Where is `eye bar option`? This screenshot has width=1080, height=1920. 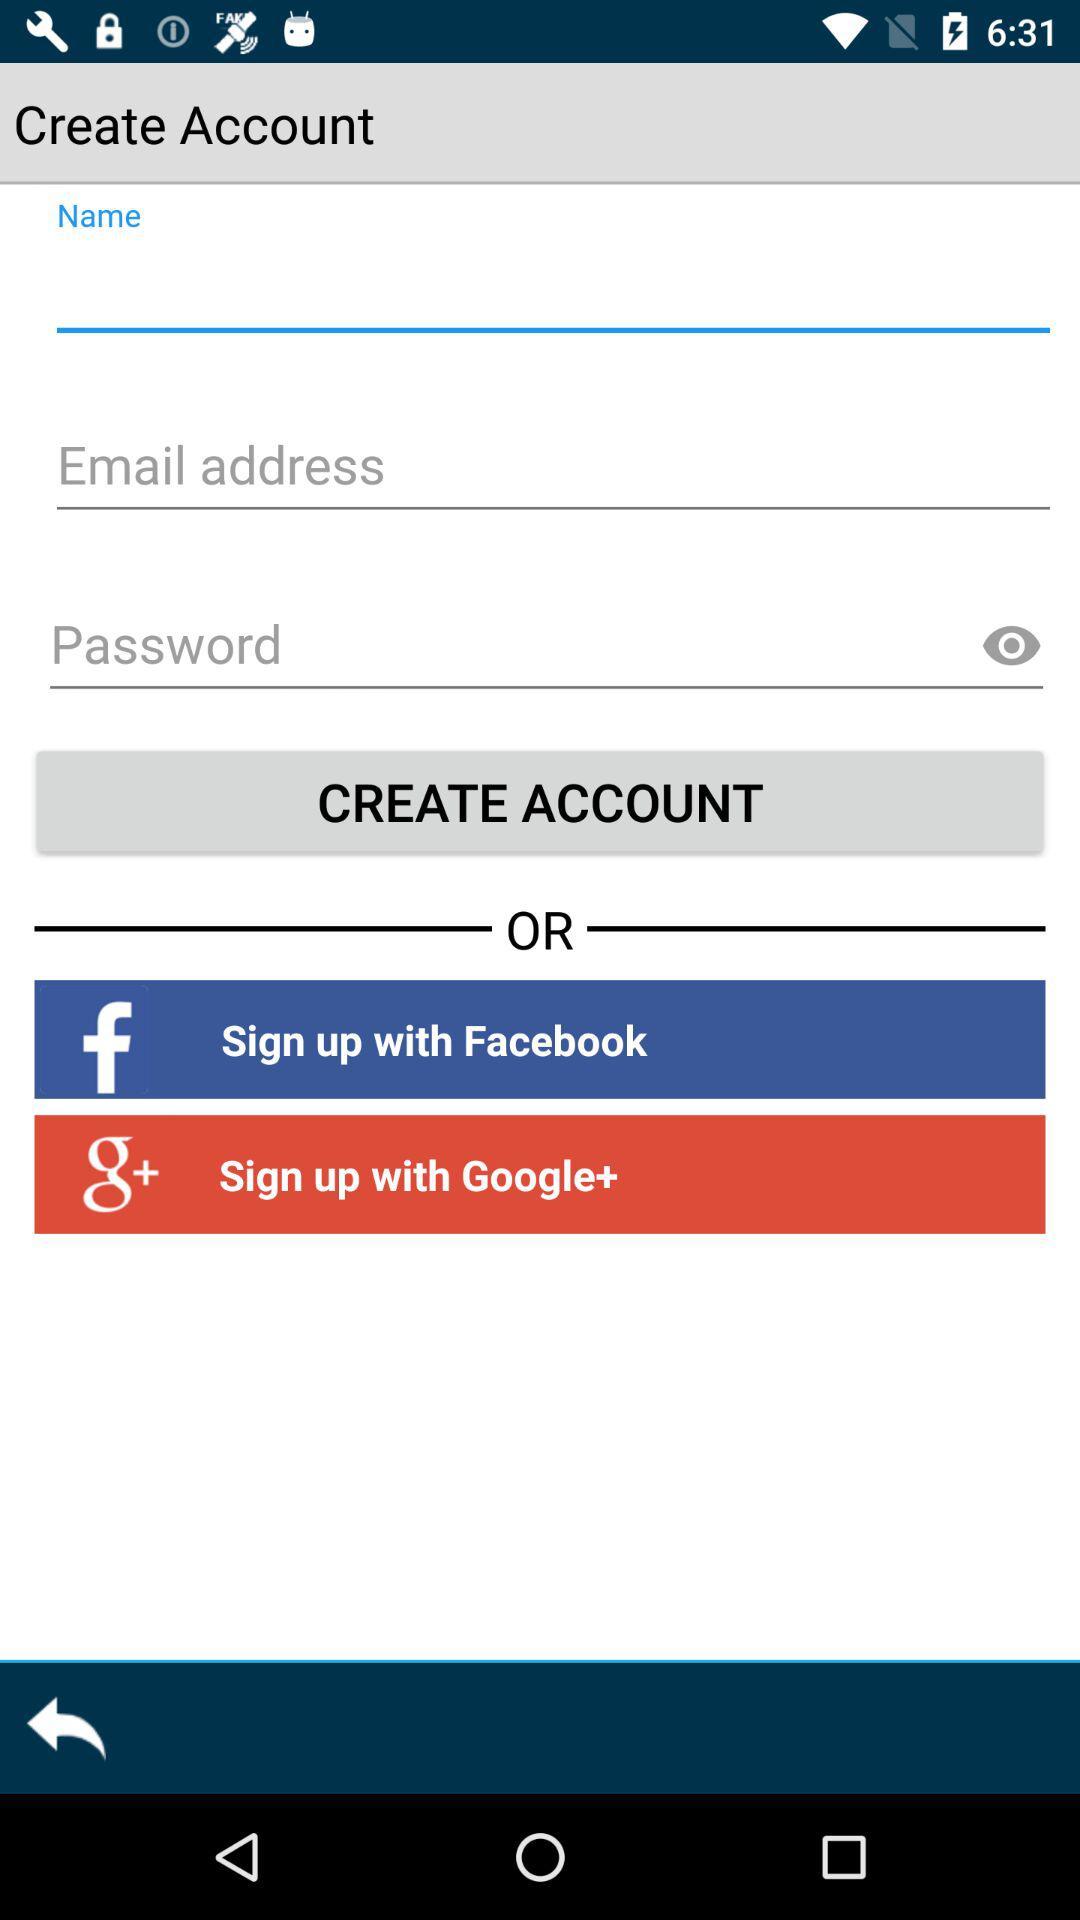
eye bar option is located at coordinates (1011, 646).